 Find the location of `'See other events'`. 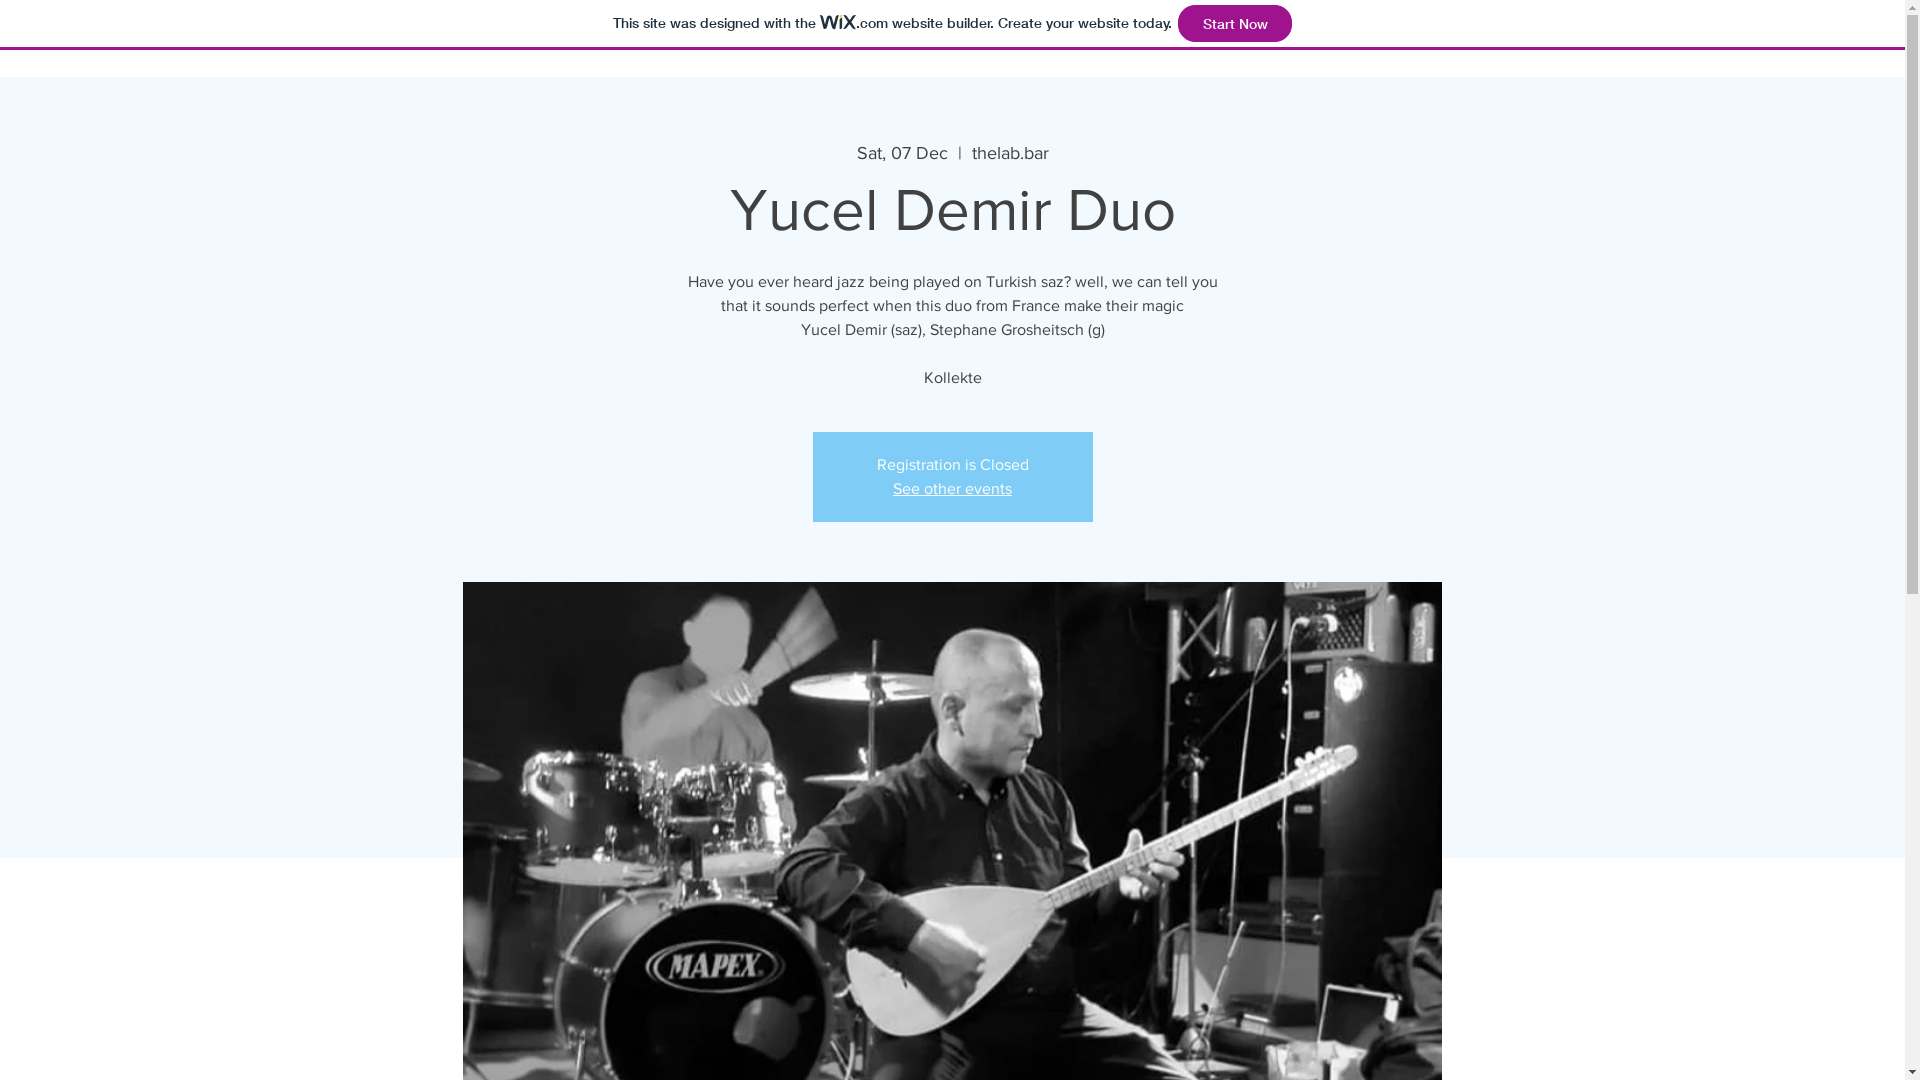

'See other events' is located at coordinates (951, 488).